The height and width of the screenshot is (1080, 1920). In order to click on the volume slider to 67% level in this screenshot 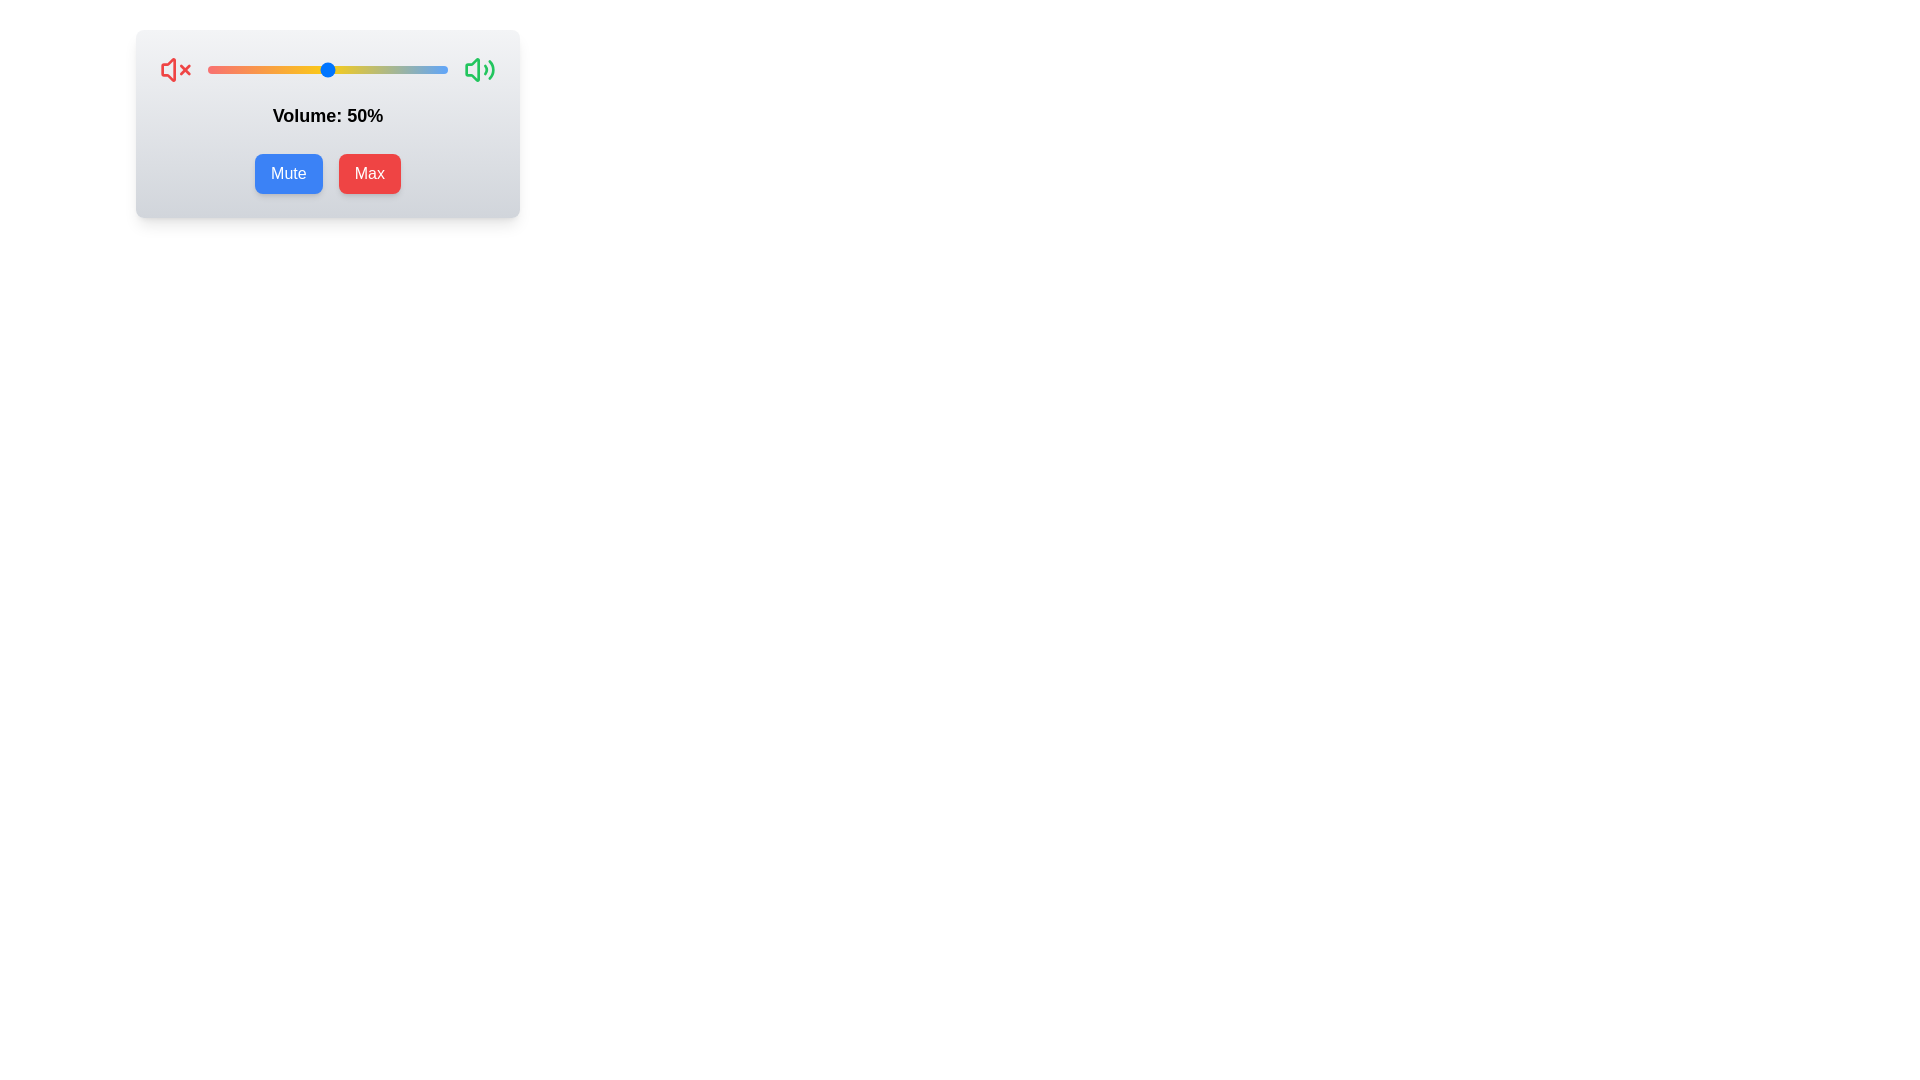, I will do `click(368, 68)`.